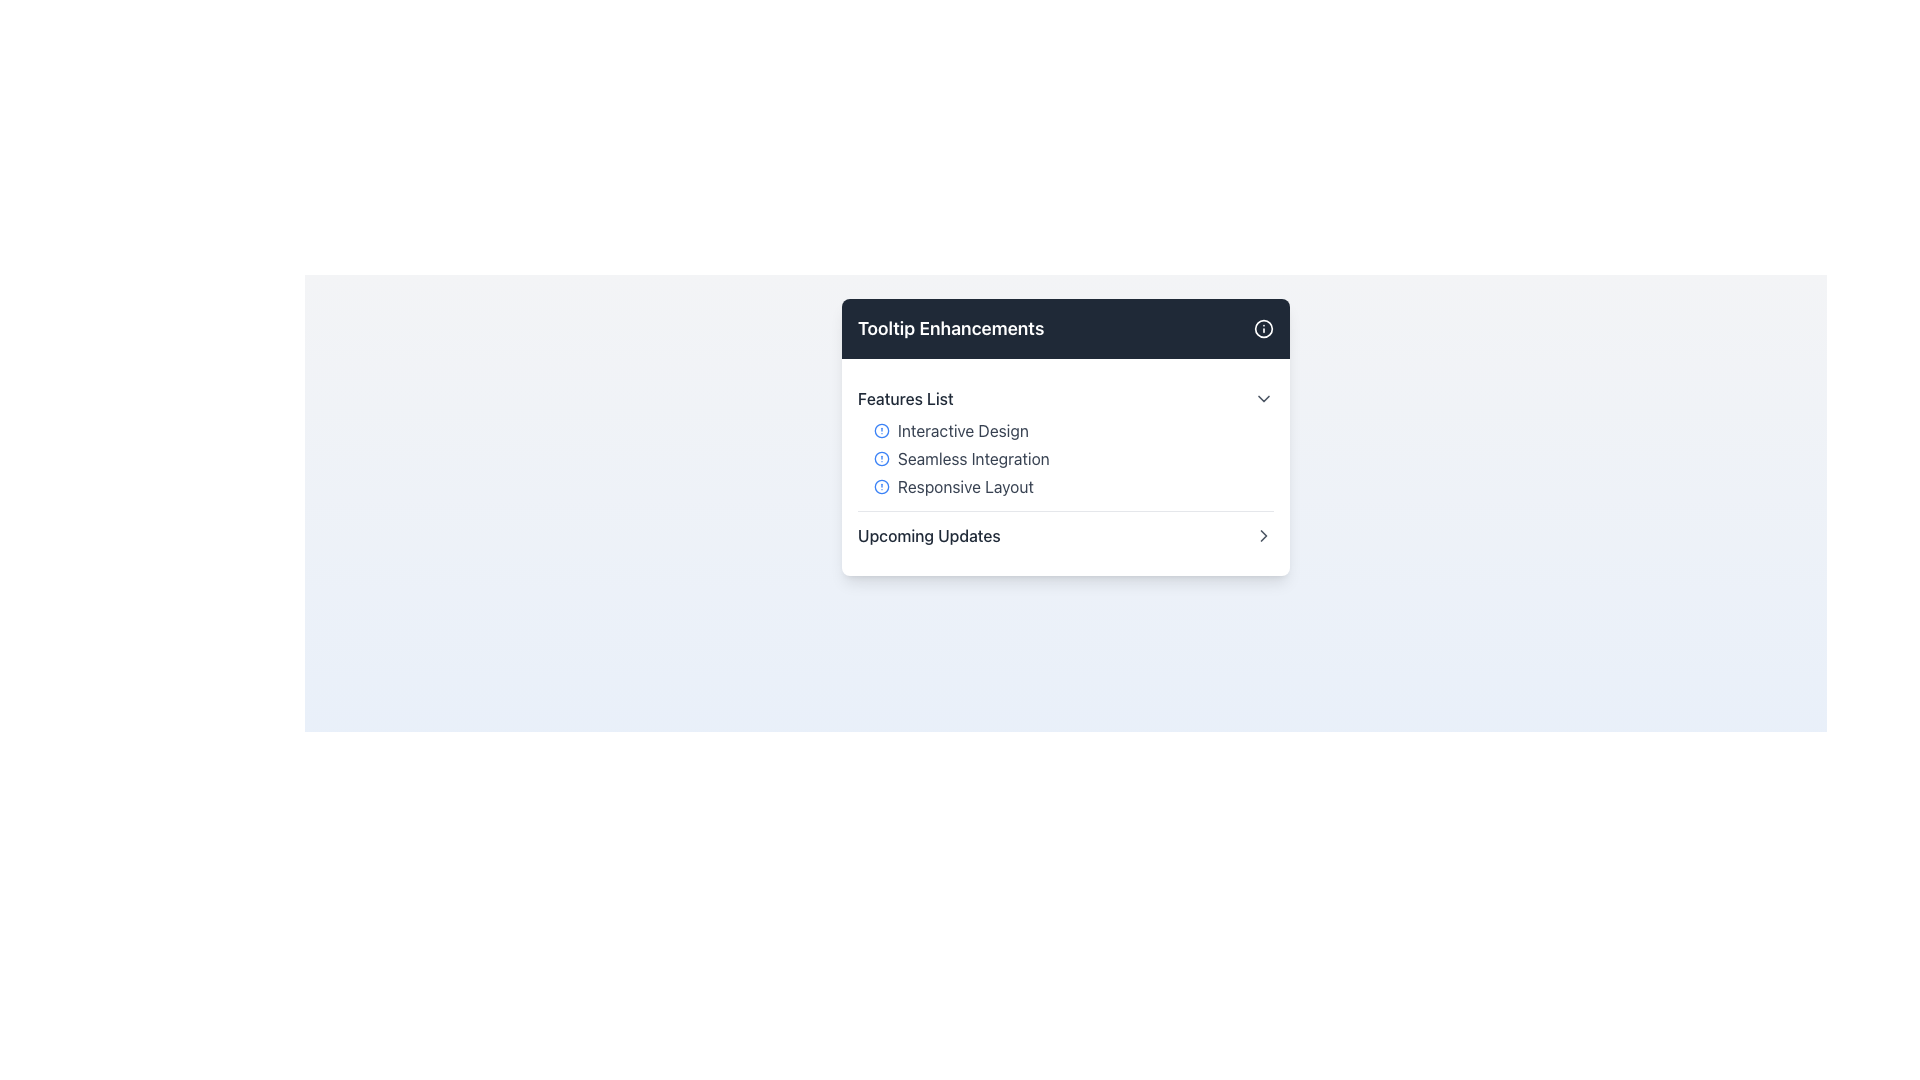 This screenshot has height=1080, width=1920. What do you see at coordinates (928, 535) in the screenshot?
I see `the text label near the bottom of the dropdown panel` at bounding box center [928, 535].